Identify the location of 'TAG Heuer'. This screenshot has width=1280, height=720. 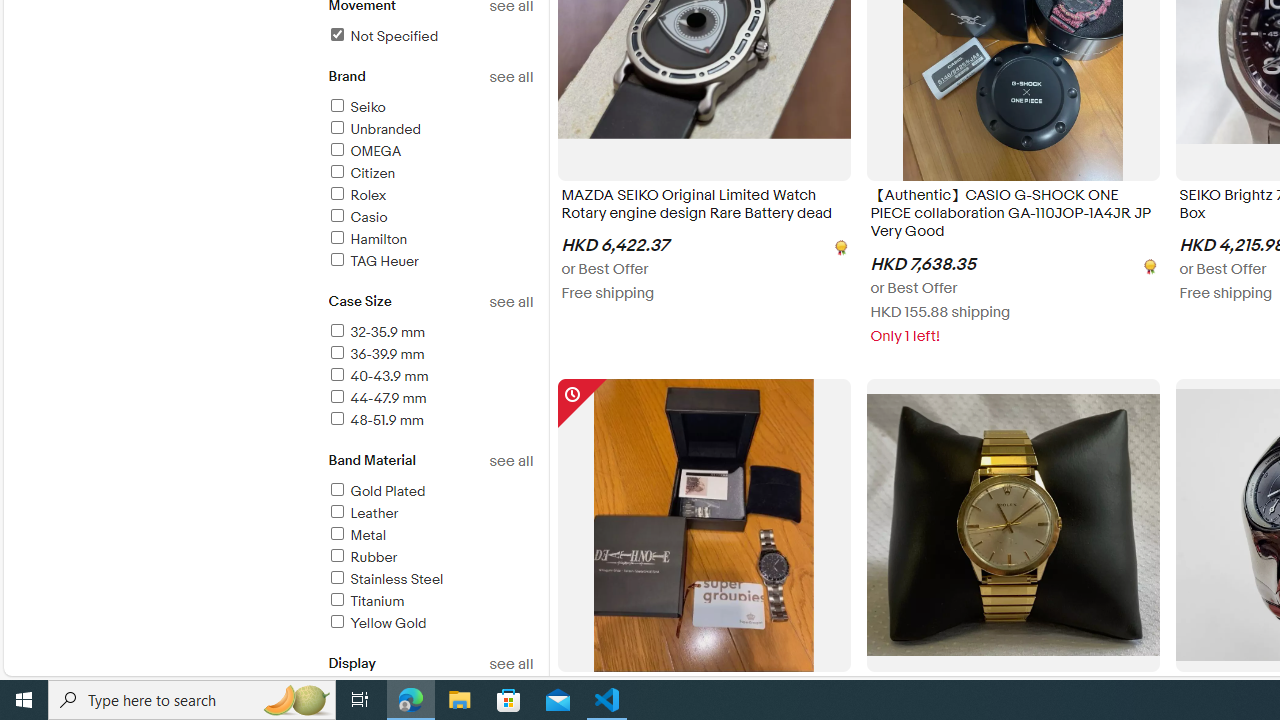
(372, 260).